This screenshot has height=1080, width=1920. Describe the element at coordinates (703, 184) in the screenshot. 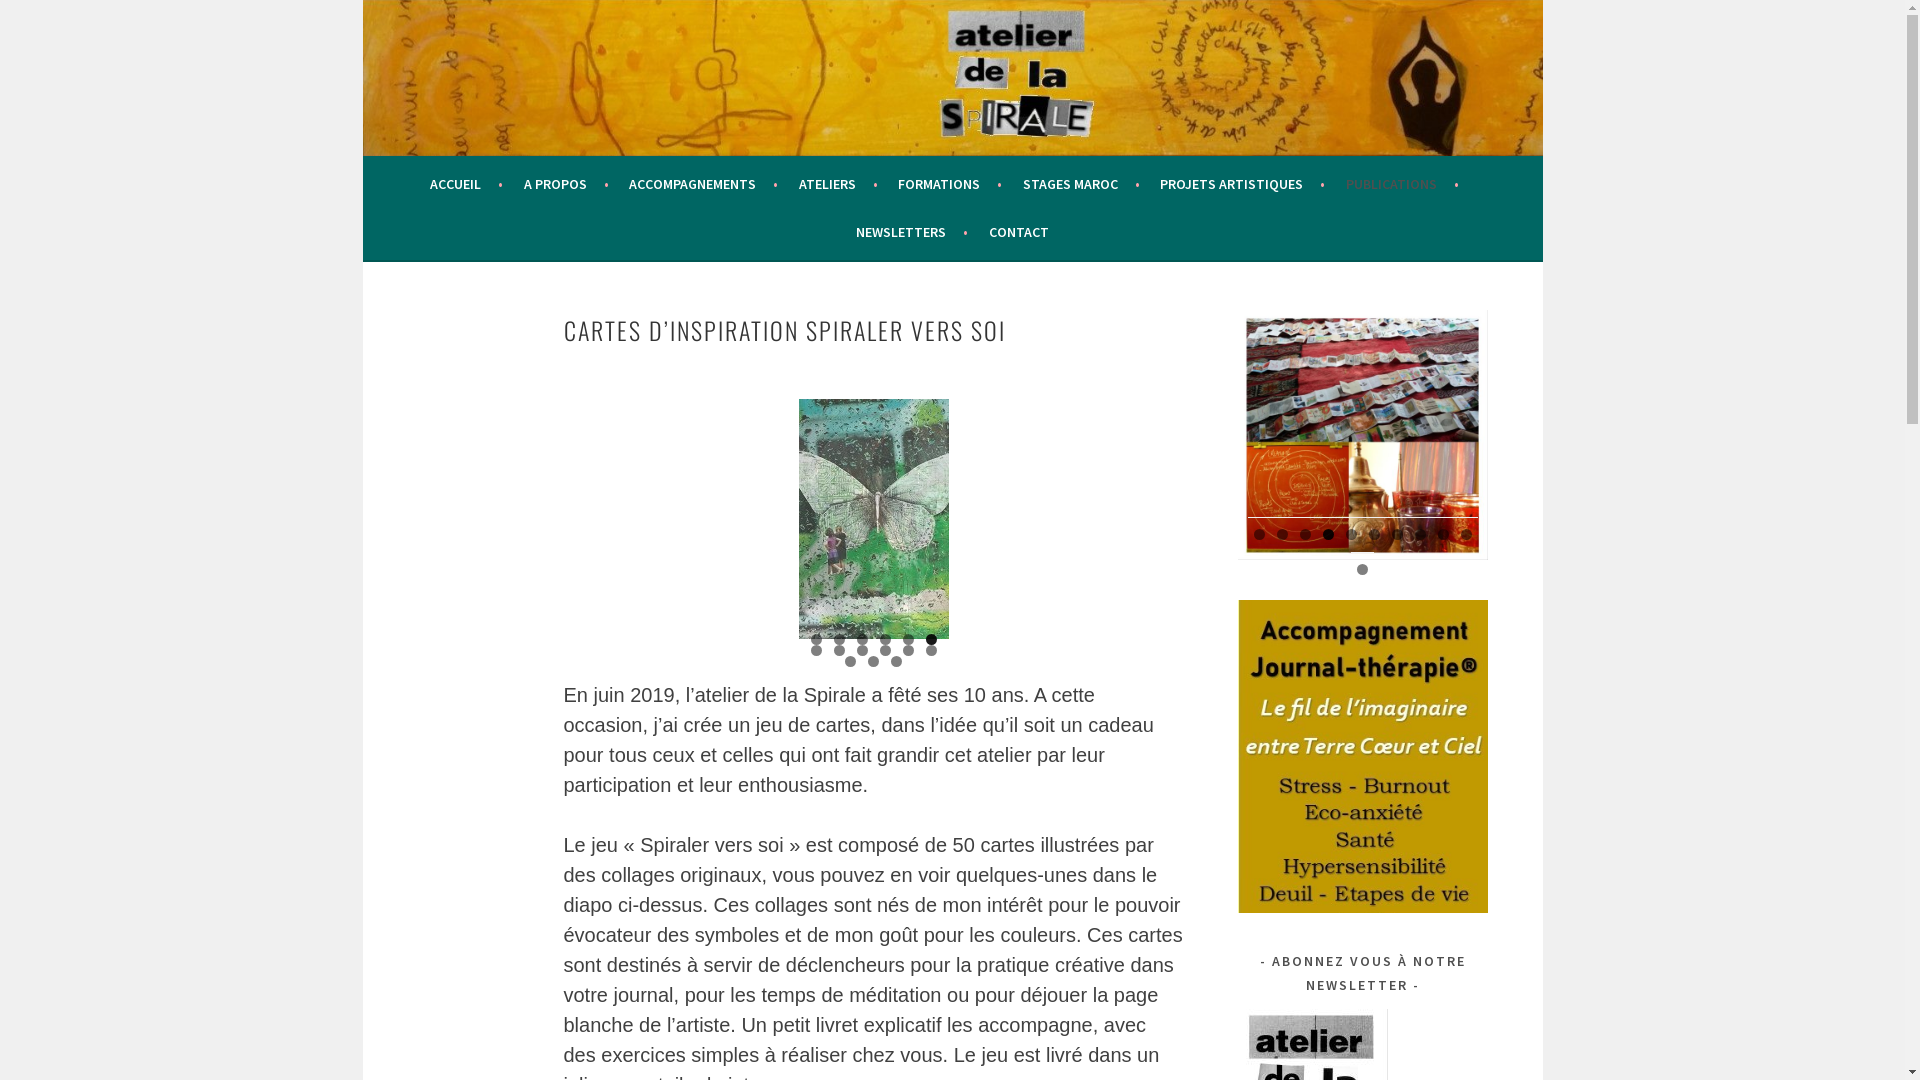

I see `'ACCOMPAGNEMENTS'` at that location.